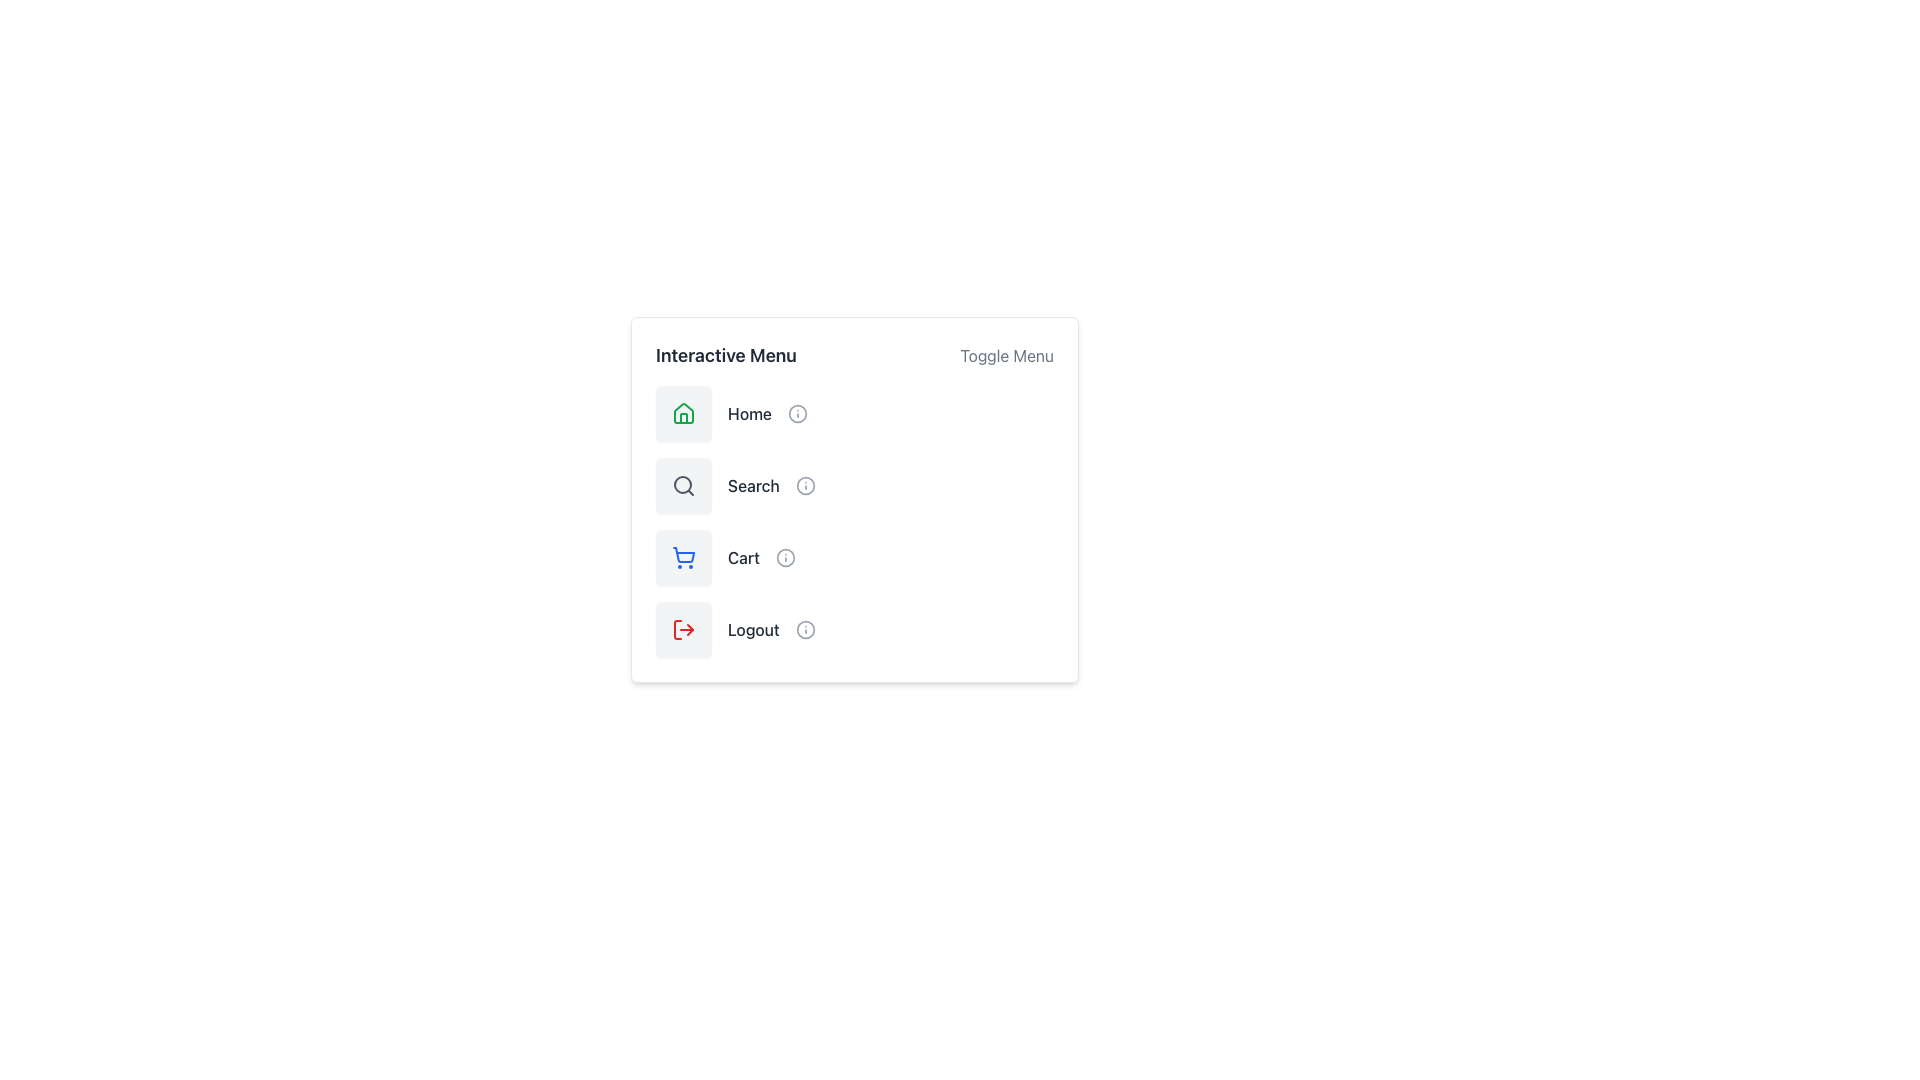 Image resolution: width=1920 pixels, height=1080 pixels. Describe the element at coordinates (684, 558) in the screenshot. I see `the shopping cart icon with a blue outline and white interior, located in the 'Interactive Menu' card, positioned below 'Home' and 'Search' options` at that location.